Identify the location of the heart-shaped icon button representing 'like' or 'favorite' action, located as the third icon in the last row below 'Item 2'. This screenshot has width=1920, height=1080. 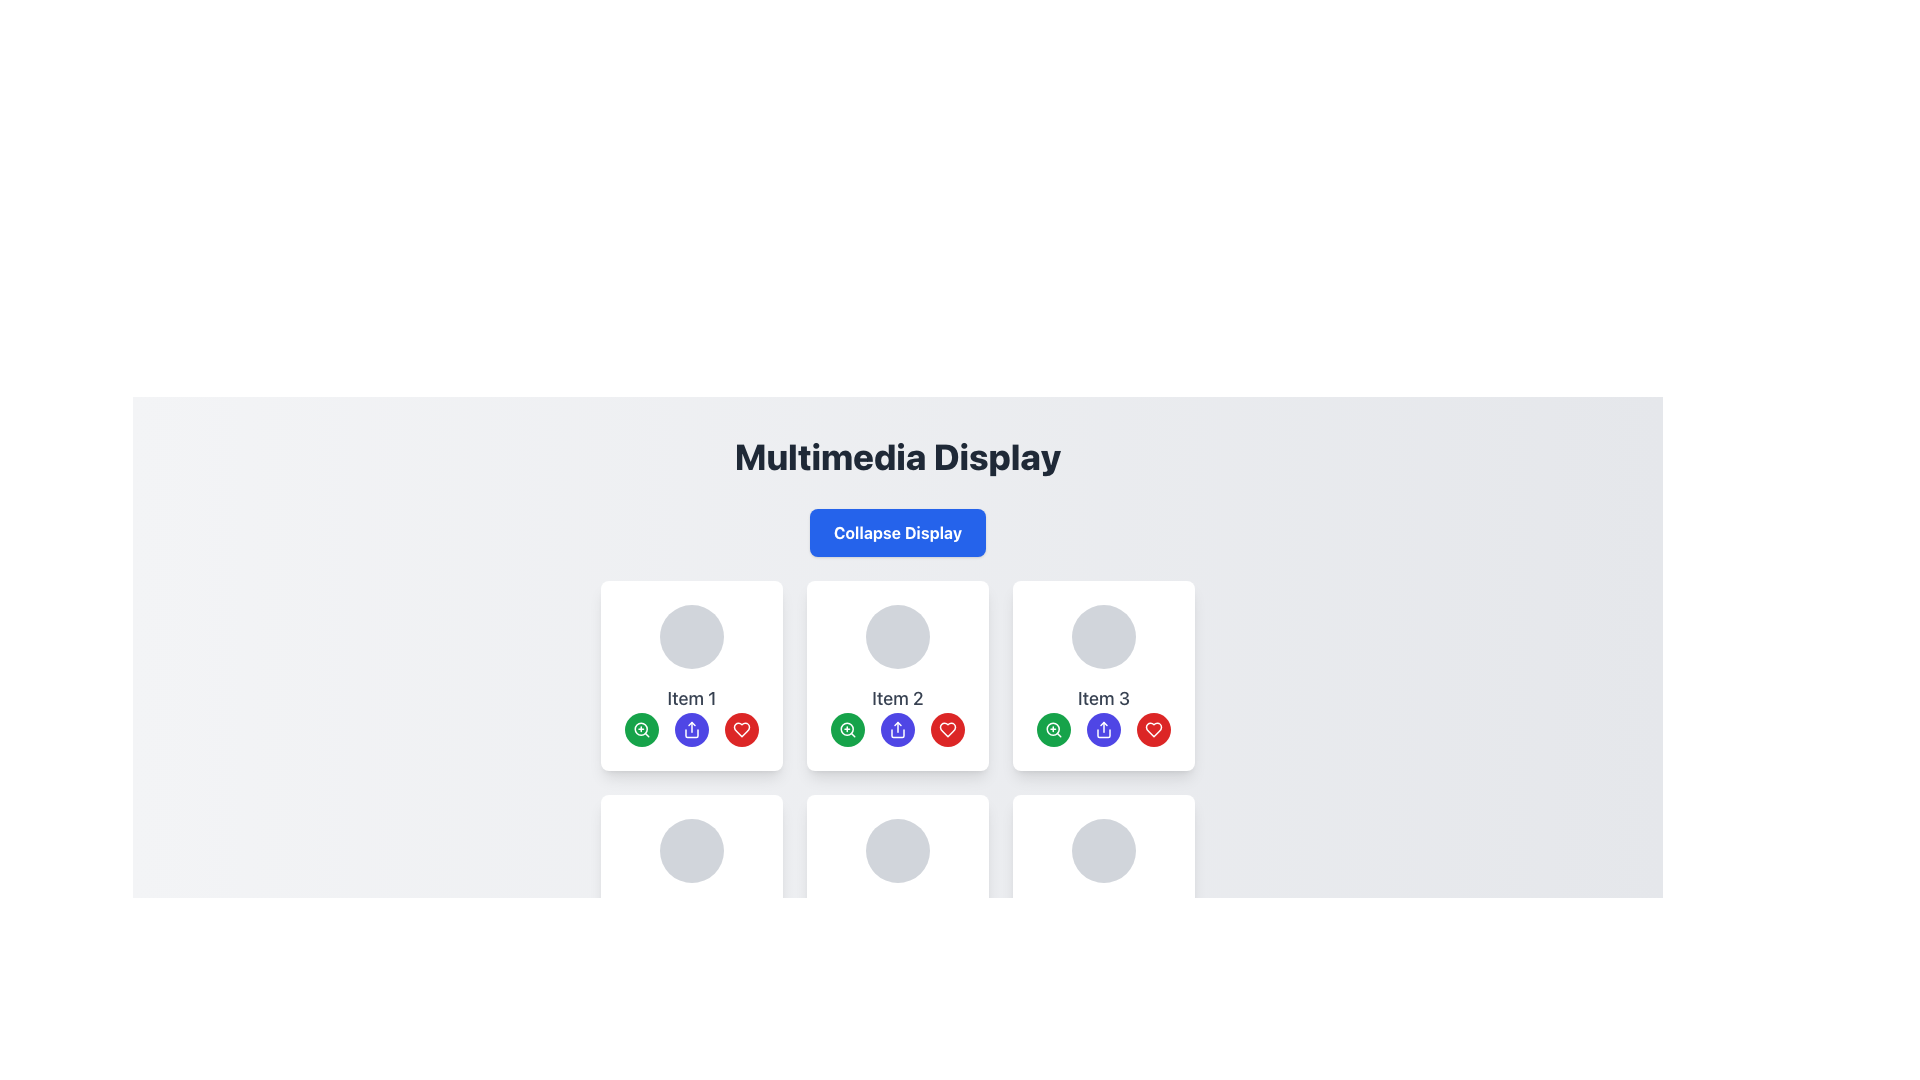
(1153, 729).